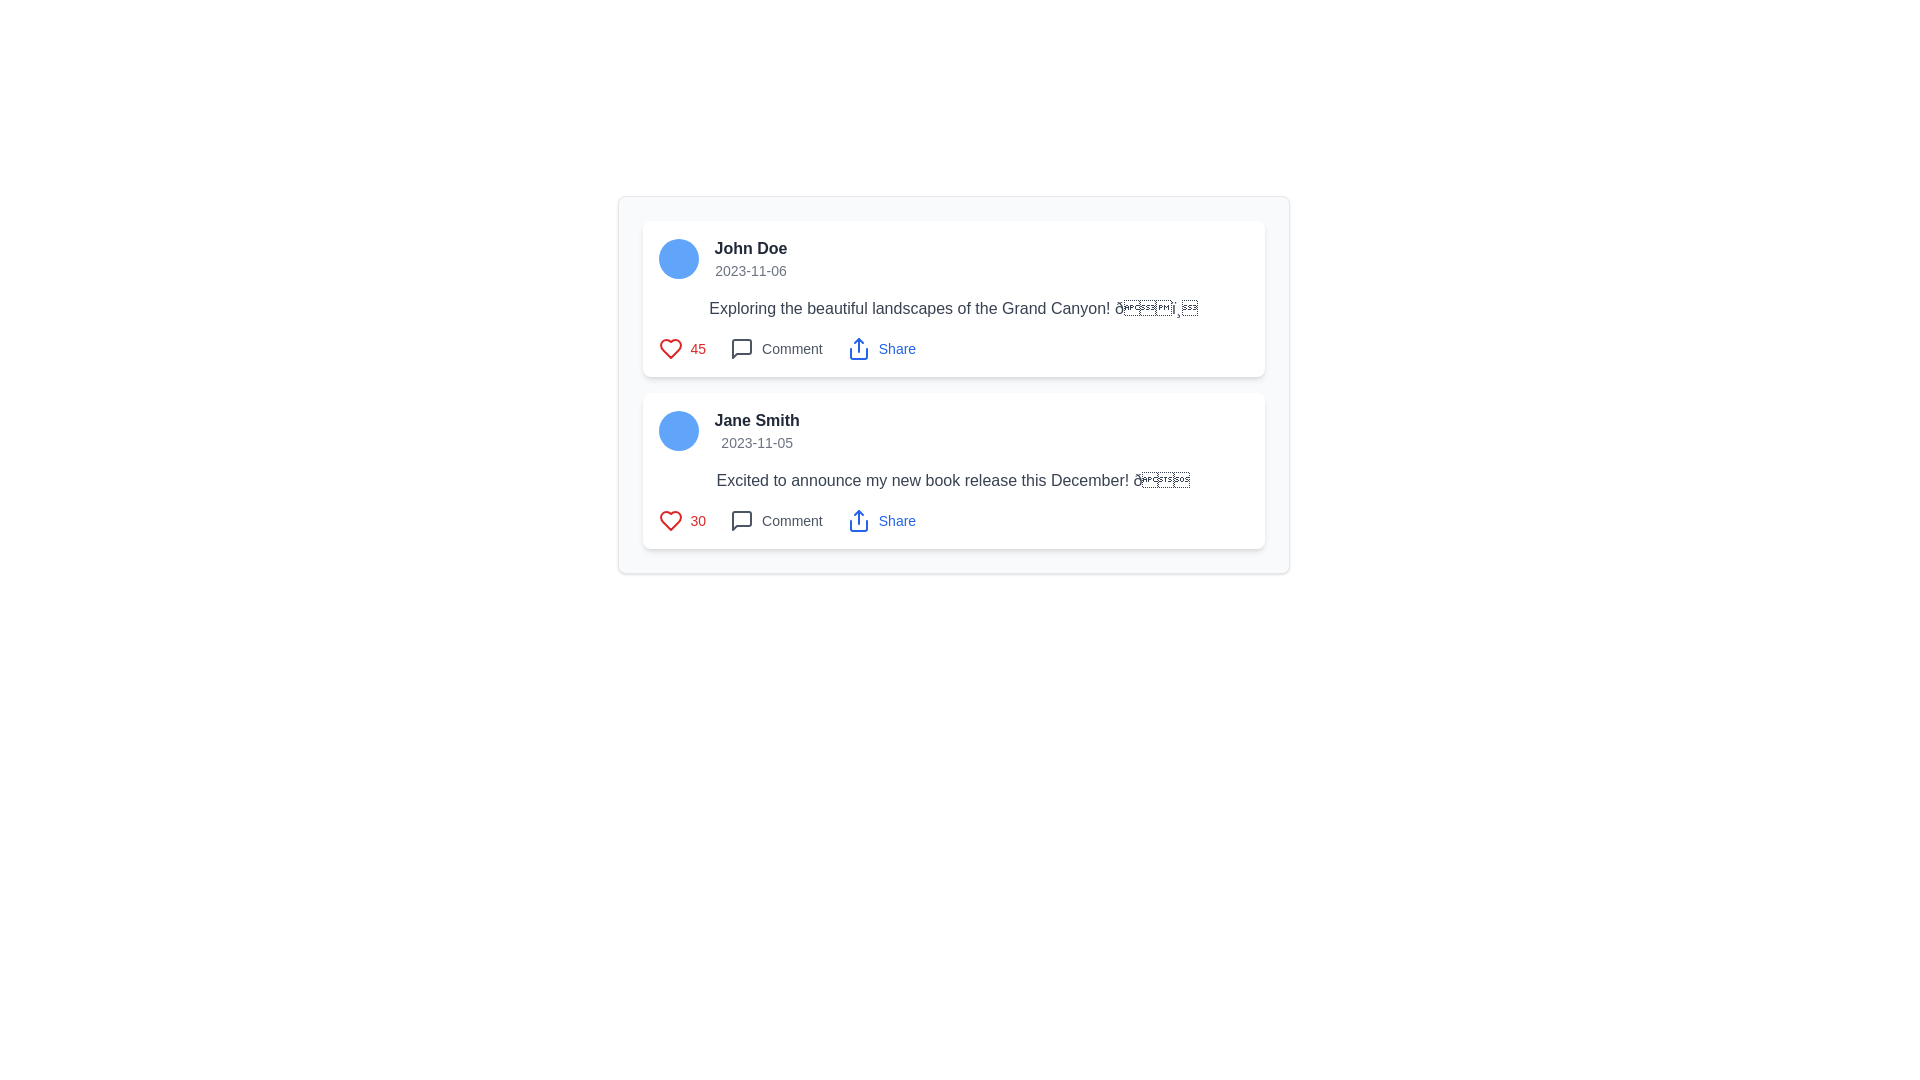 This screenshot has height=1080, width=1920. What do you see at coordinates (749, 248) in the screenshot?
I see `text displayed in the author/user name text label, positioned to the right of the circular avatar in the upper section of the first card in the list of posts` at bounding box center [749, 248].